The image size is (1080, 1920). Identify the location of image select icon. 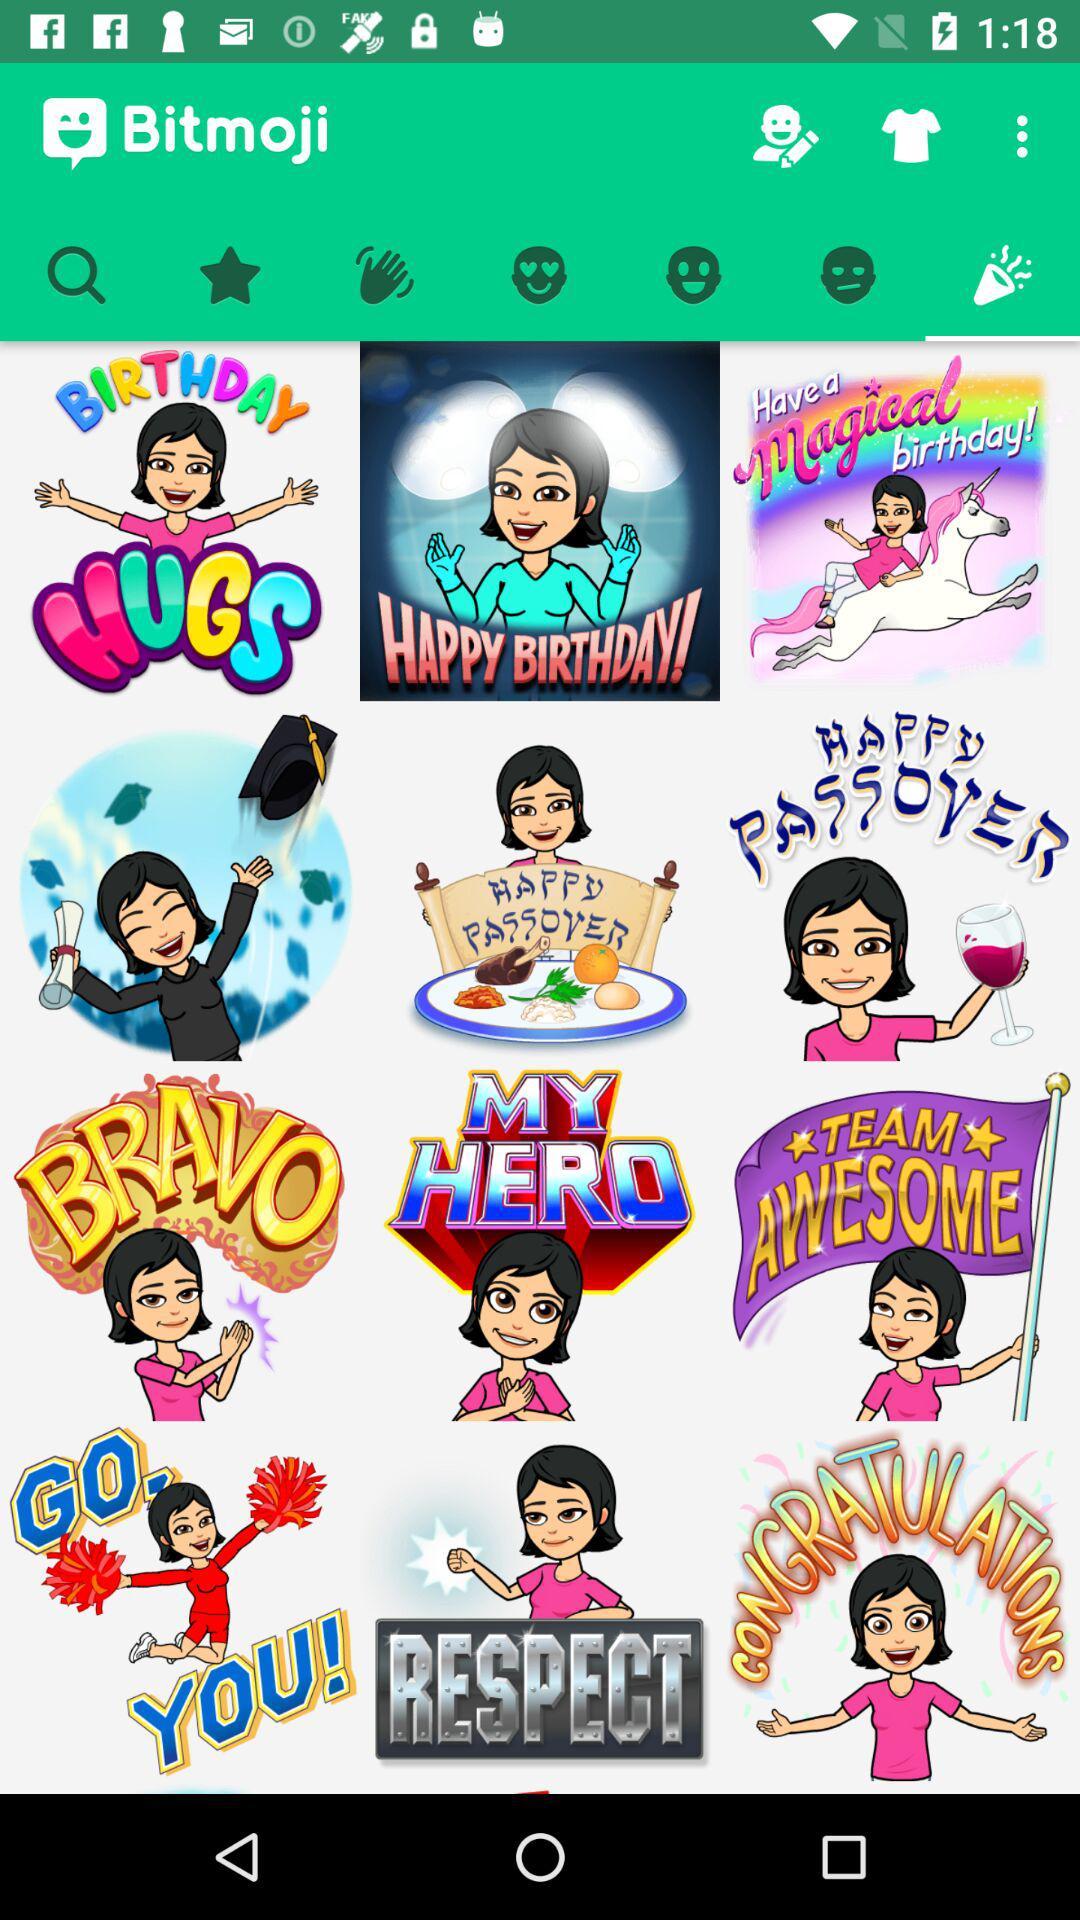
(180, 880).